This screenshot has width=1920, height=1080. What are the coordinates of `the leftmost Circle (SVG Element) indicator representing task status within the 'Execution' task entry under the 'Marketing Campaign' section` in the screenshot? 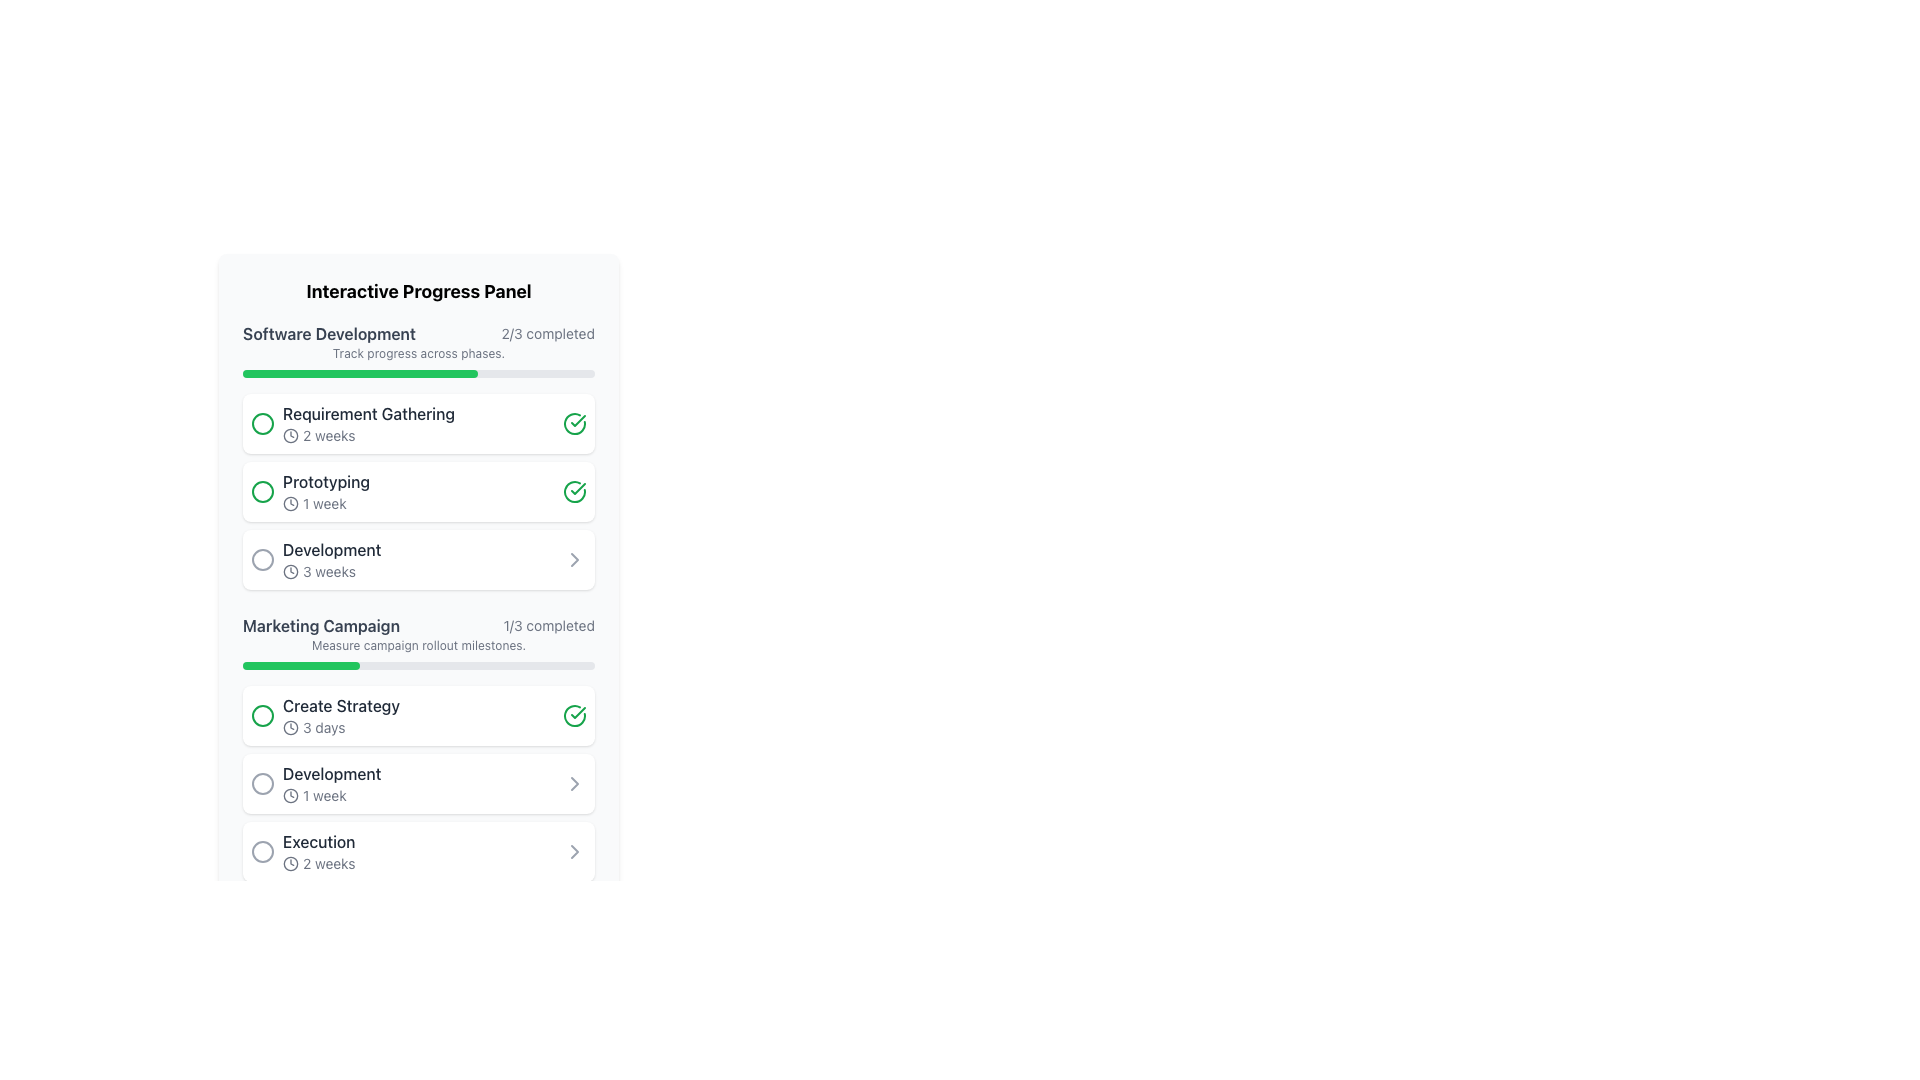 It's located at (262, 852).